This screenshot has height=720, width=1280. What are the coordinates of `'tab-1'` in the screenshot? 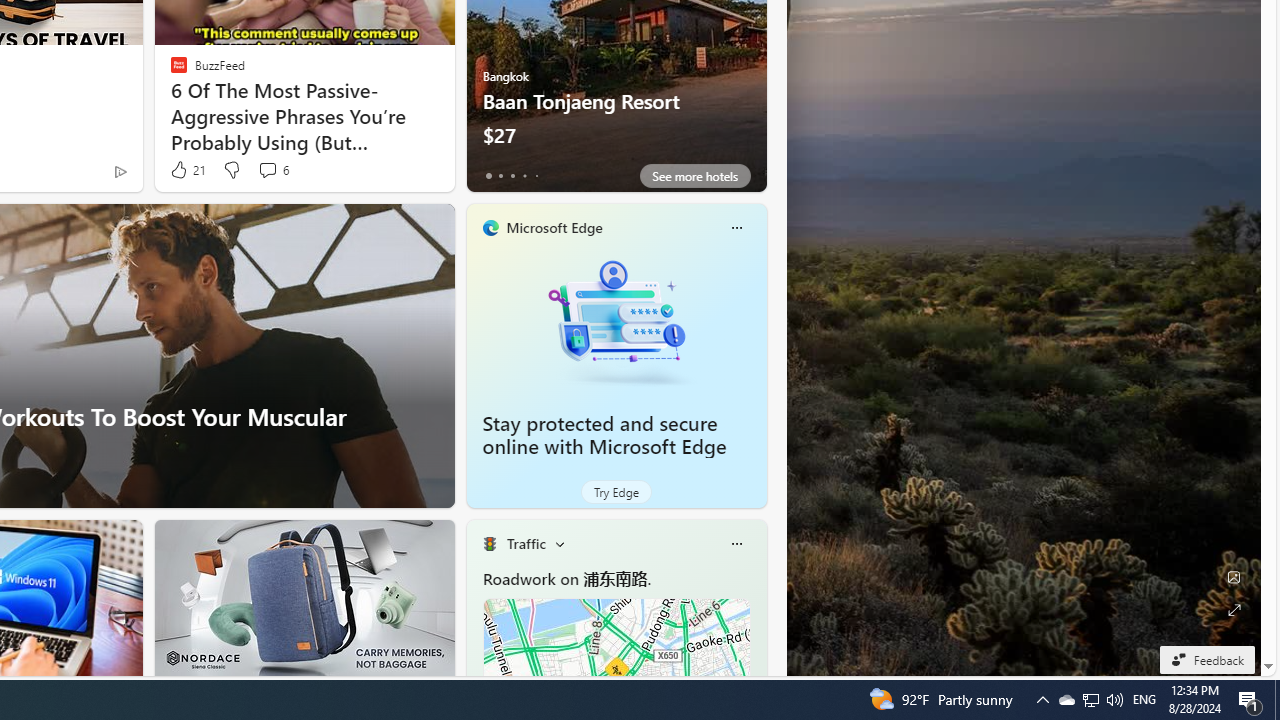 It's located at (500, 175).